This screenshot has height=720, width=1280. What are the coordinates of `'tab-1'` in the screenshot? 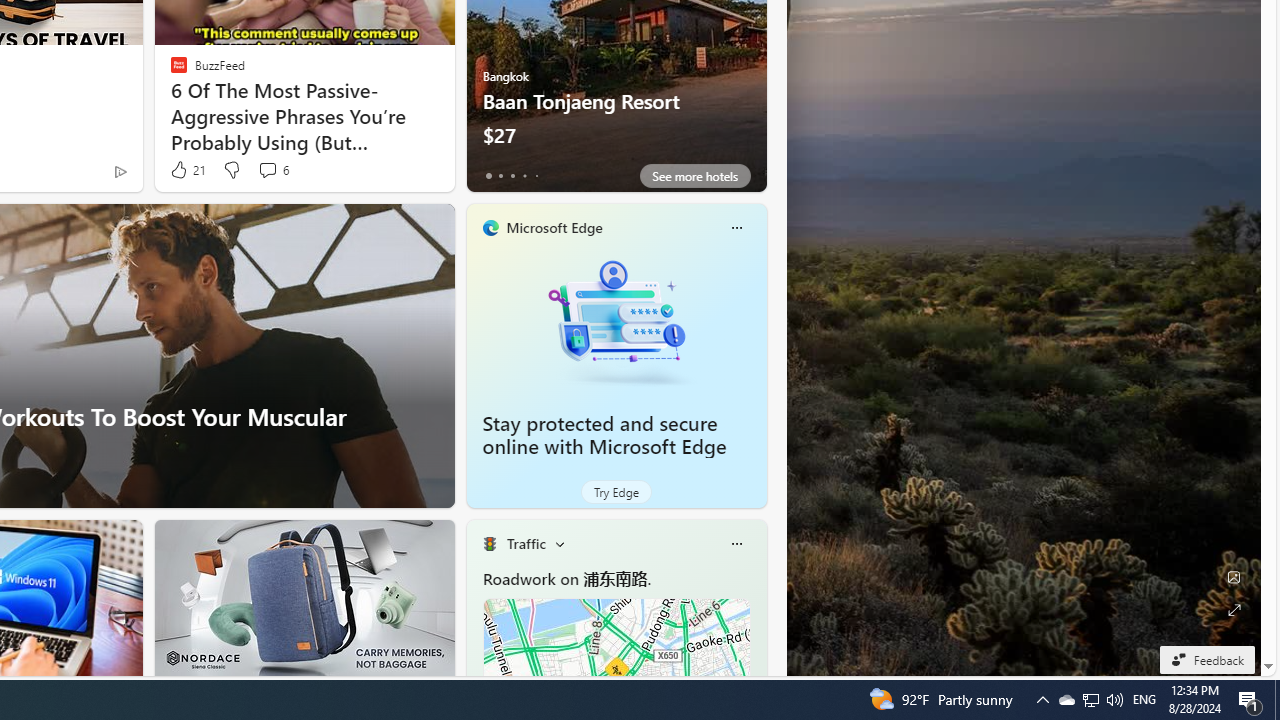 It's located at (500, 175).